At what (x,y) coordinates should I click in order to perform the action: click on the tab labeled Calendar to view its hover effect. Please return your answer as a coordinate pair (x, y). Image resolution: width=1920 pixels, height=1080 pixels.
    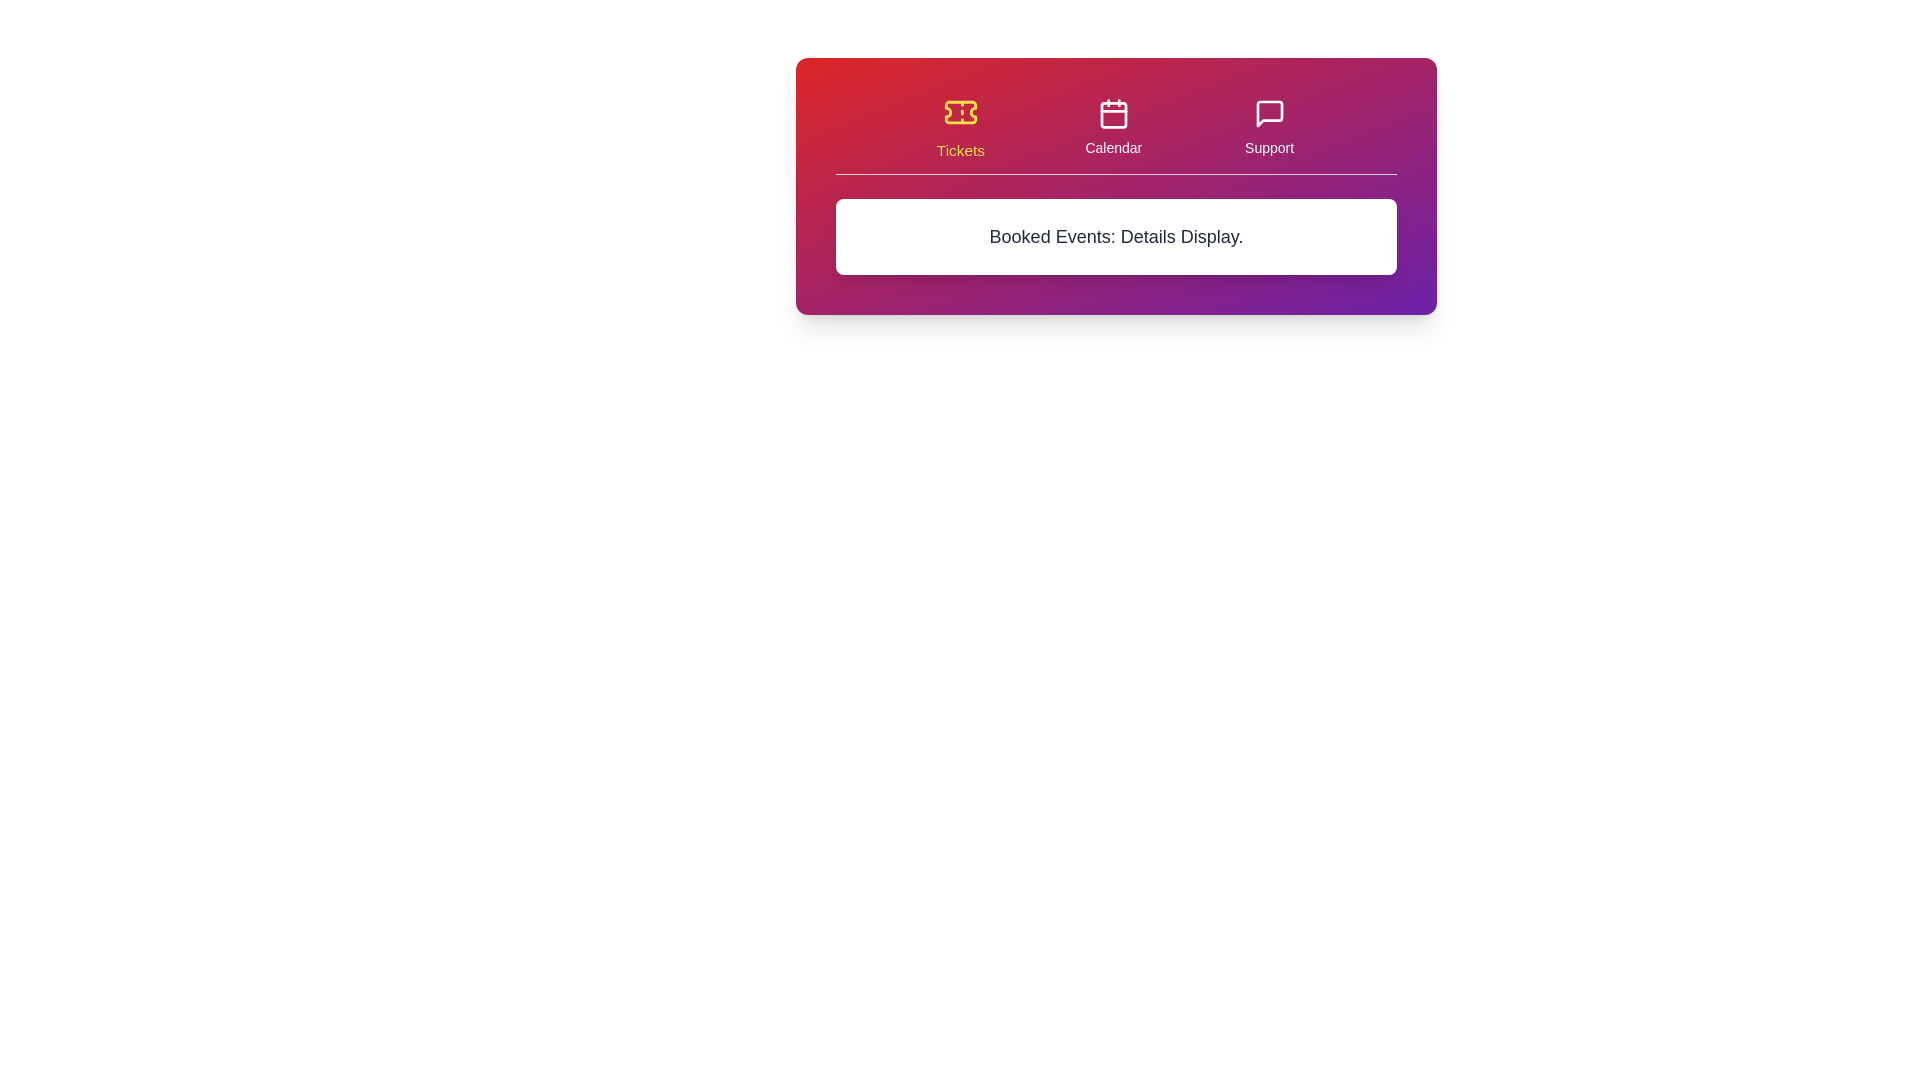
    Looking at the image, I should click on (1112, 127).